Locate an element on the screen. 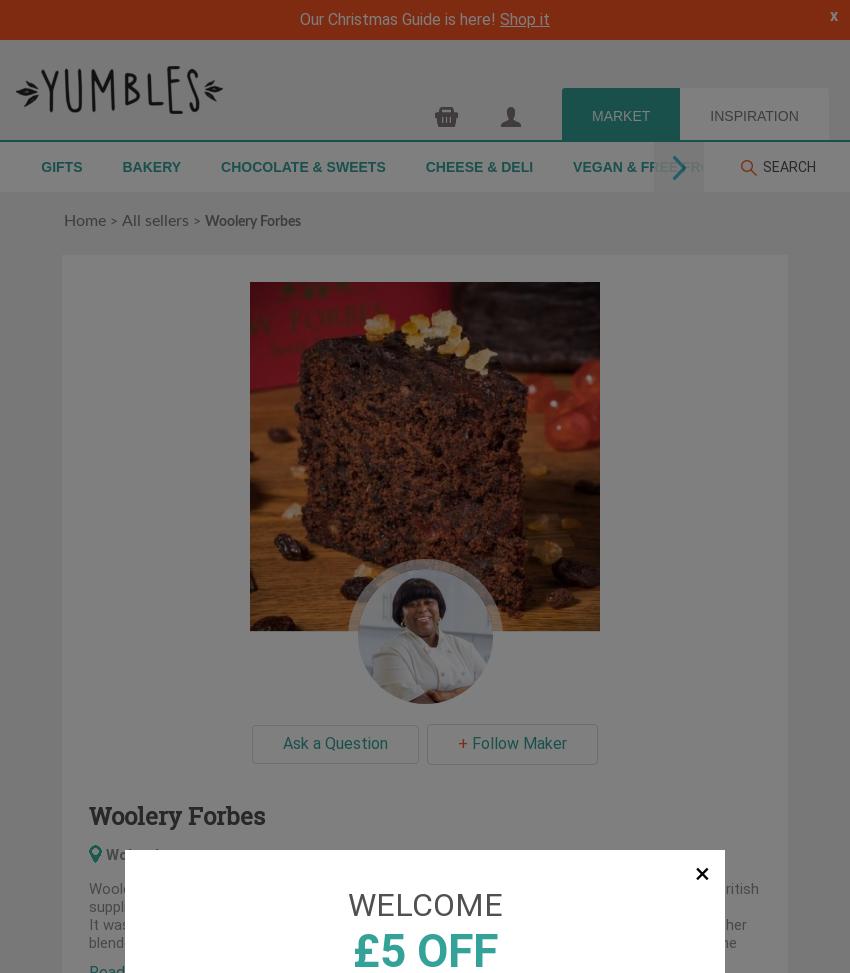  'DRINKS' is located at coordinates (762, 166).